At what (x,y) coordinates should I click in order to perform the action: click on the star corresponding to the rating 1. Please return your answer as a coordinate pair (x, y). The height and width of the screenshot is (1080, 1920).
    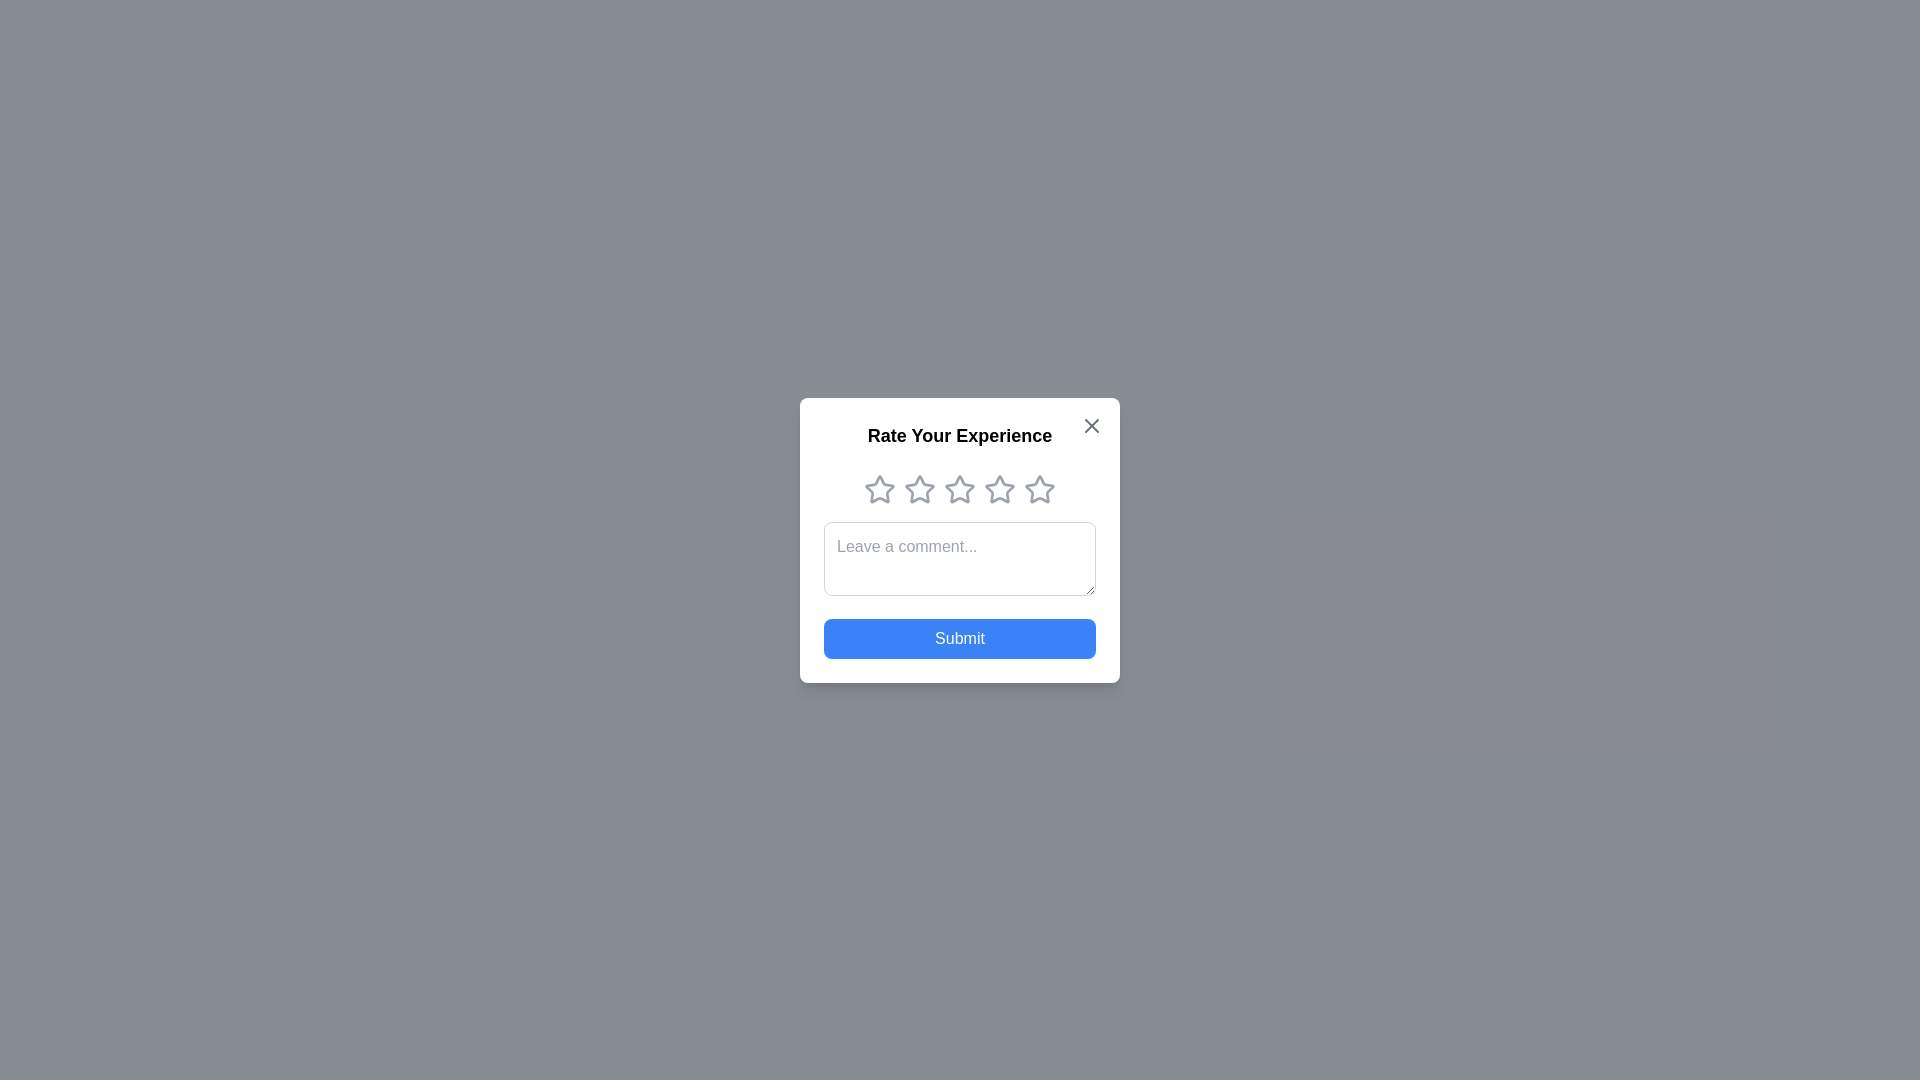
    Looking at the image, I should click on (879, 489).